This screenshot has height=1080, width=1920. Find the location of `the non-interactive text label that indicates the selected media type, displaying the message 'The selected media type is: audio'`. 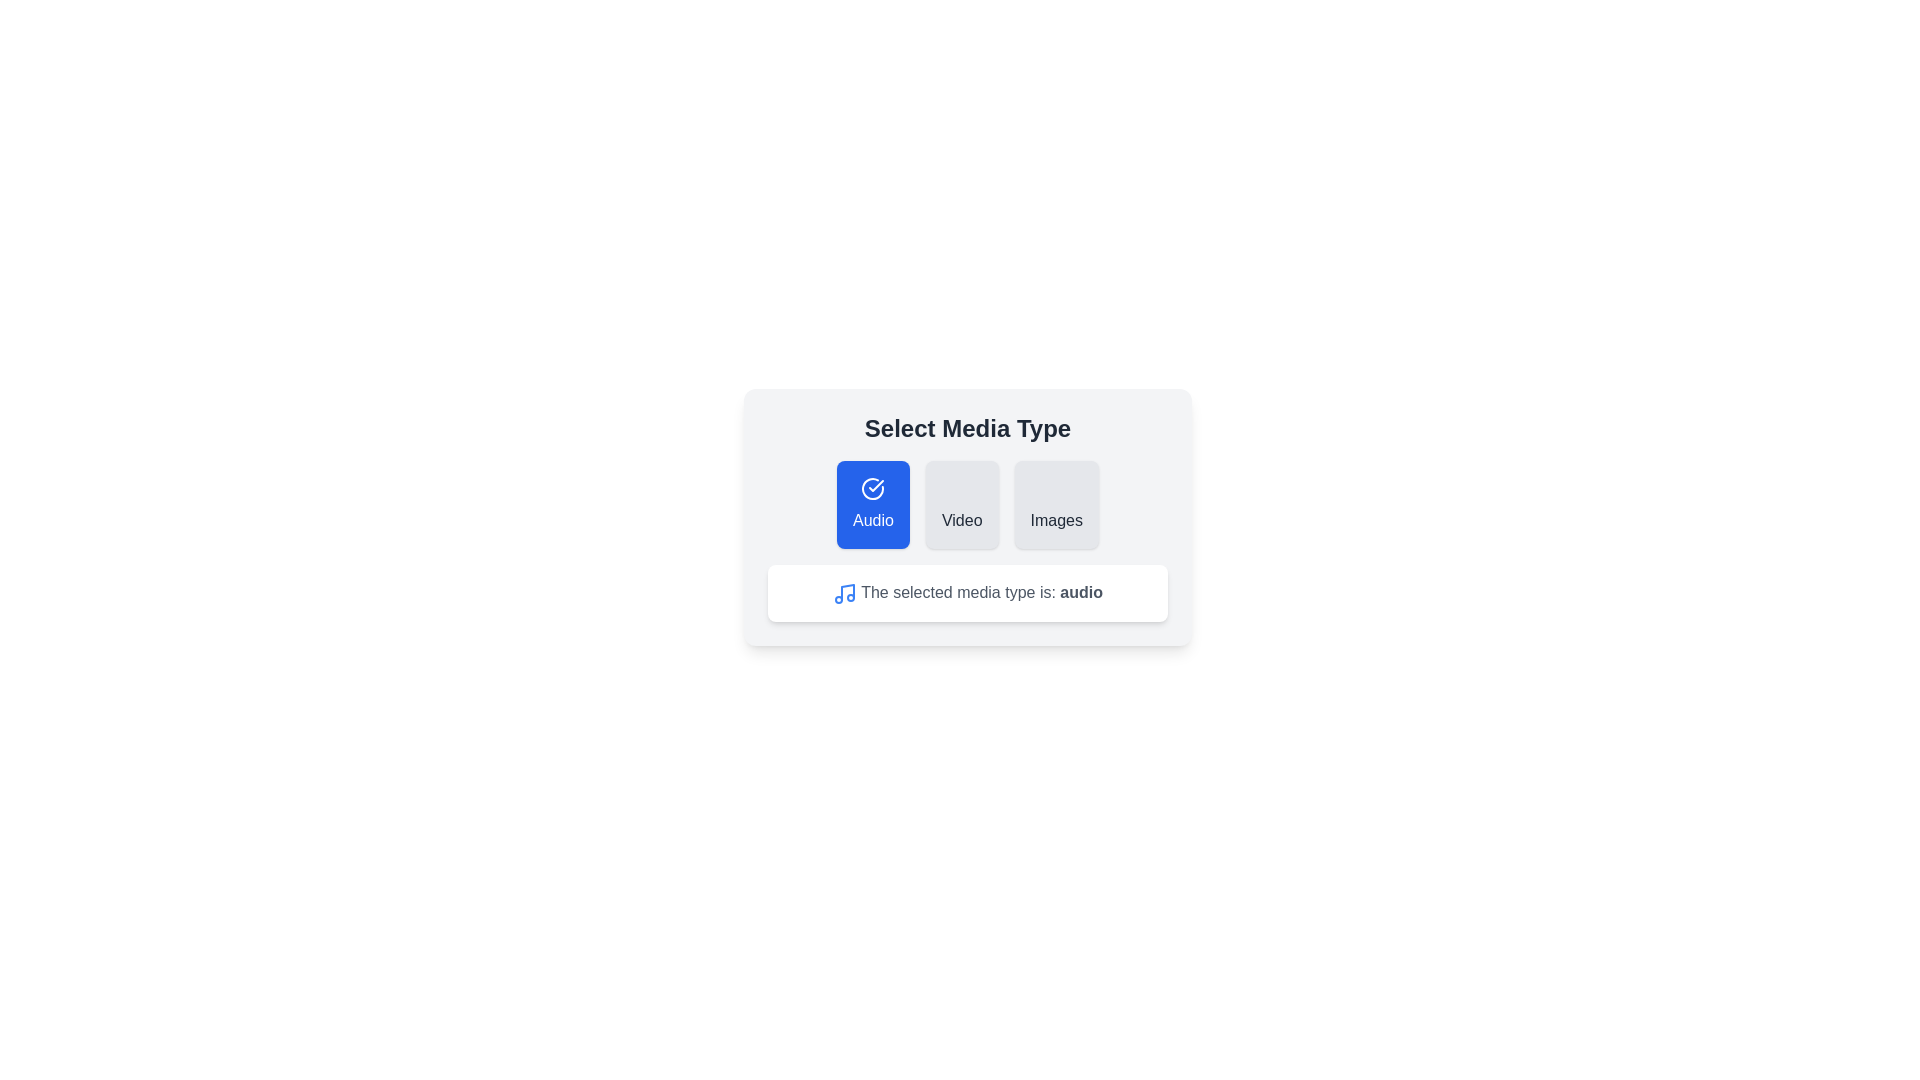

the non-interactive text label that indicates the selected media type, displaying the message 'The selected media type is: audio' is located at coordinates (1080, 591).